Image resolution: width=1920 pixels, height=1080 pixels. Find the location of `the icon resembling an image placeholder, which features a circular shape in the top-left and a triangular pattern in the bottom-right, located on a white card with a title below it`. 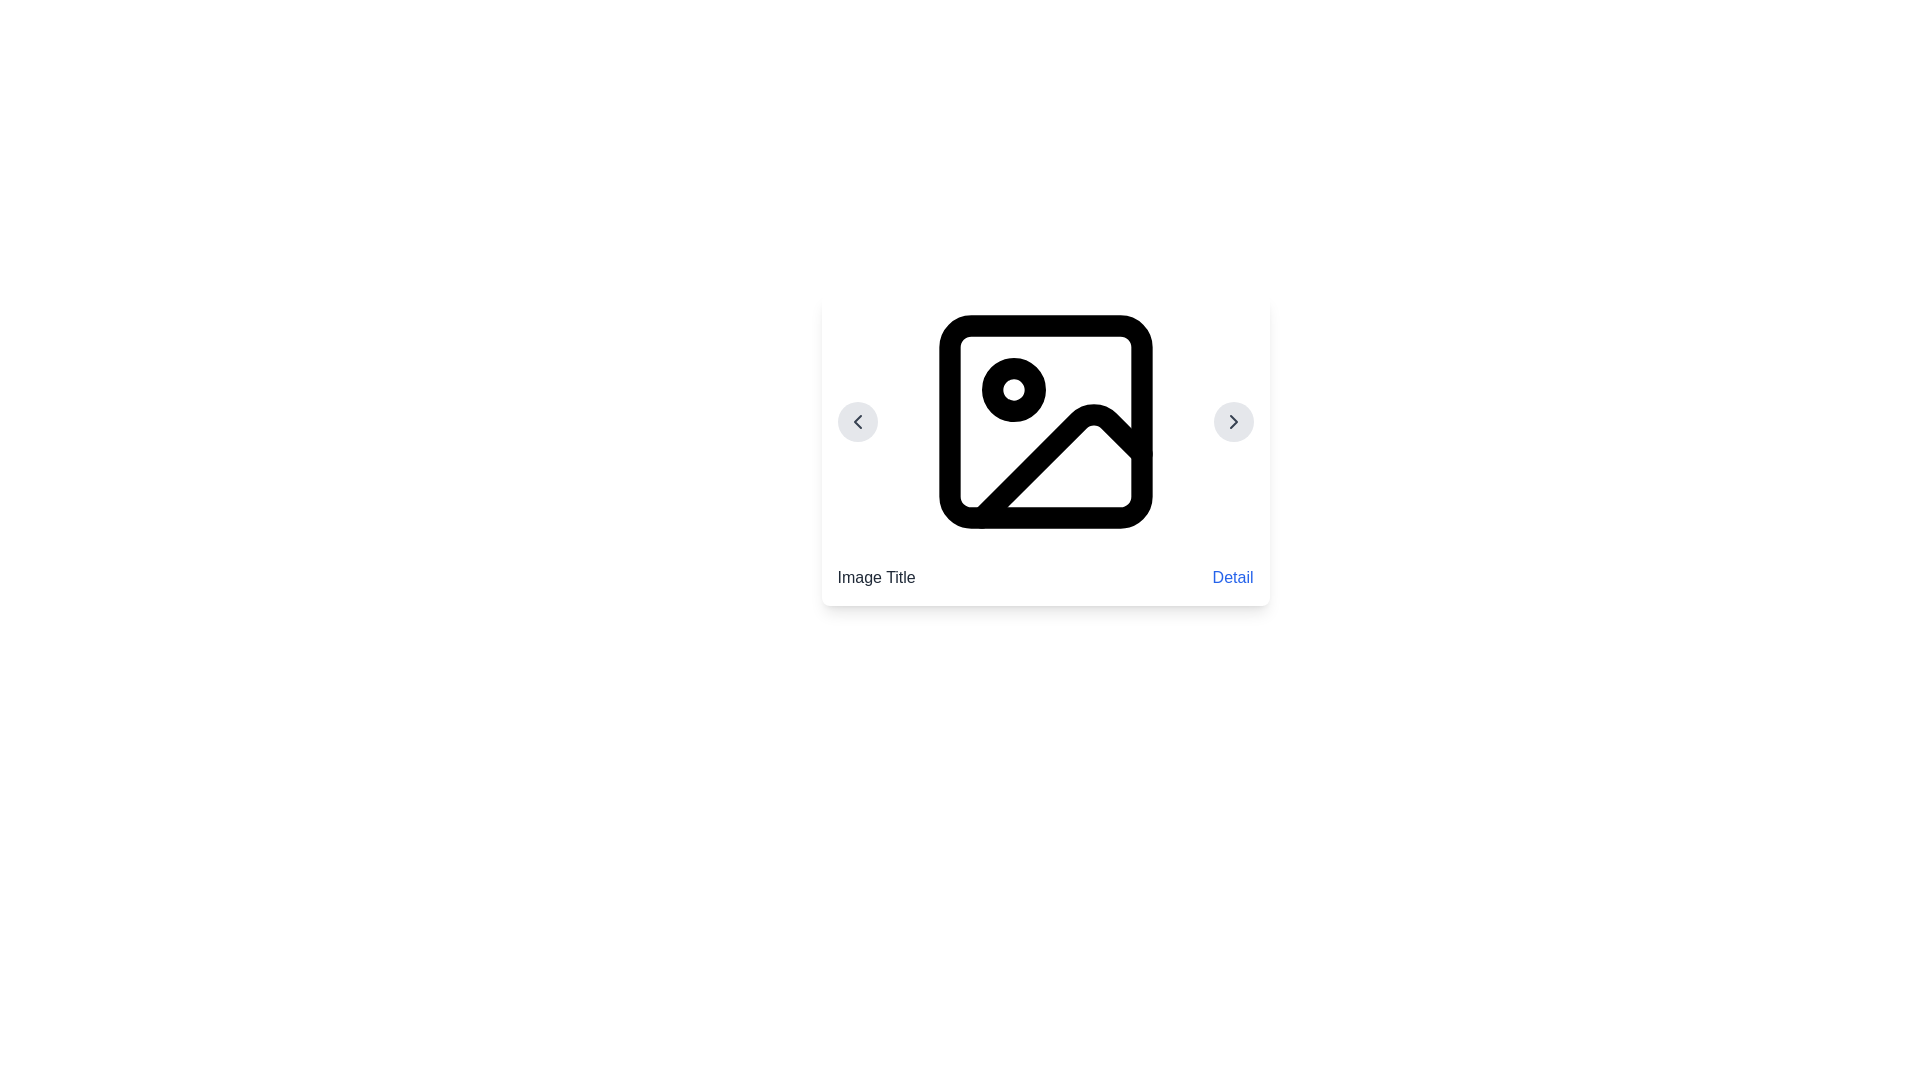

the icon resembling an image placeholder, which features a circular shape in the top-left and a triangular pattern in the bottom-right, located on a white card with a title below it is located at coordinates (1044, 420).